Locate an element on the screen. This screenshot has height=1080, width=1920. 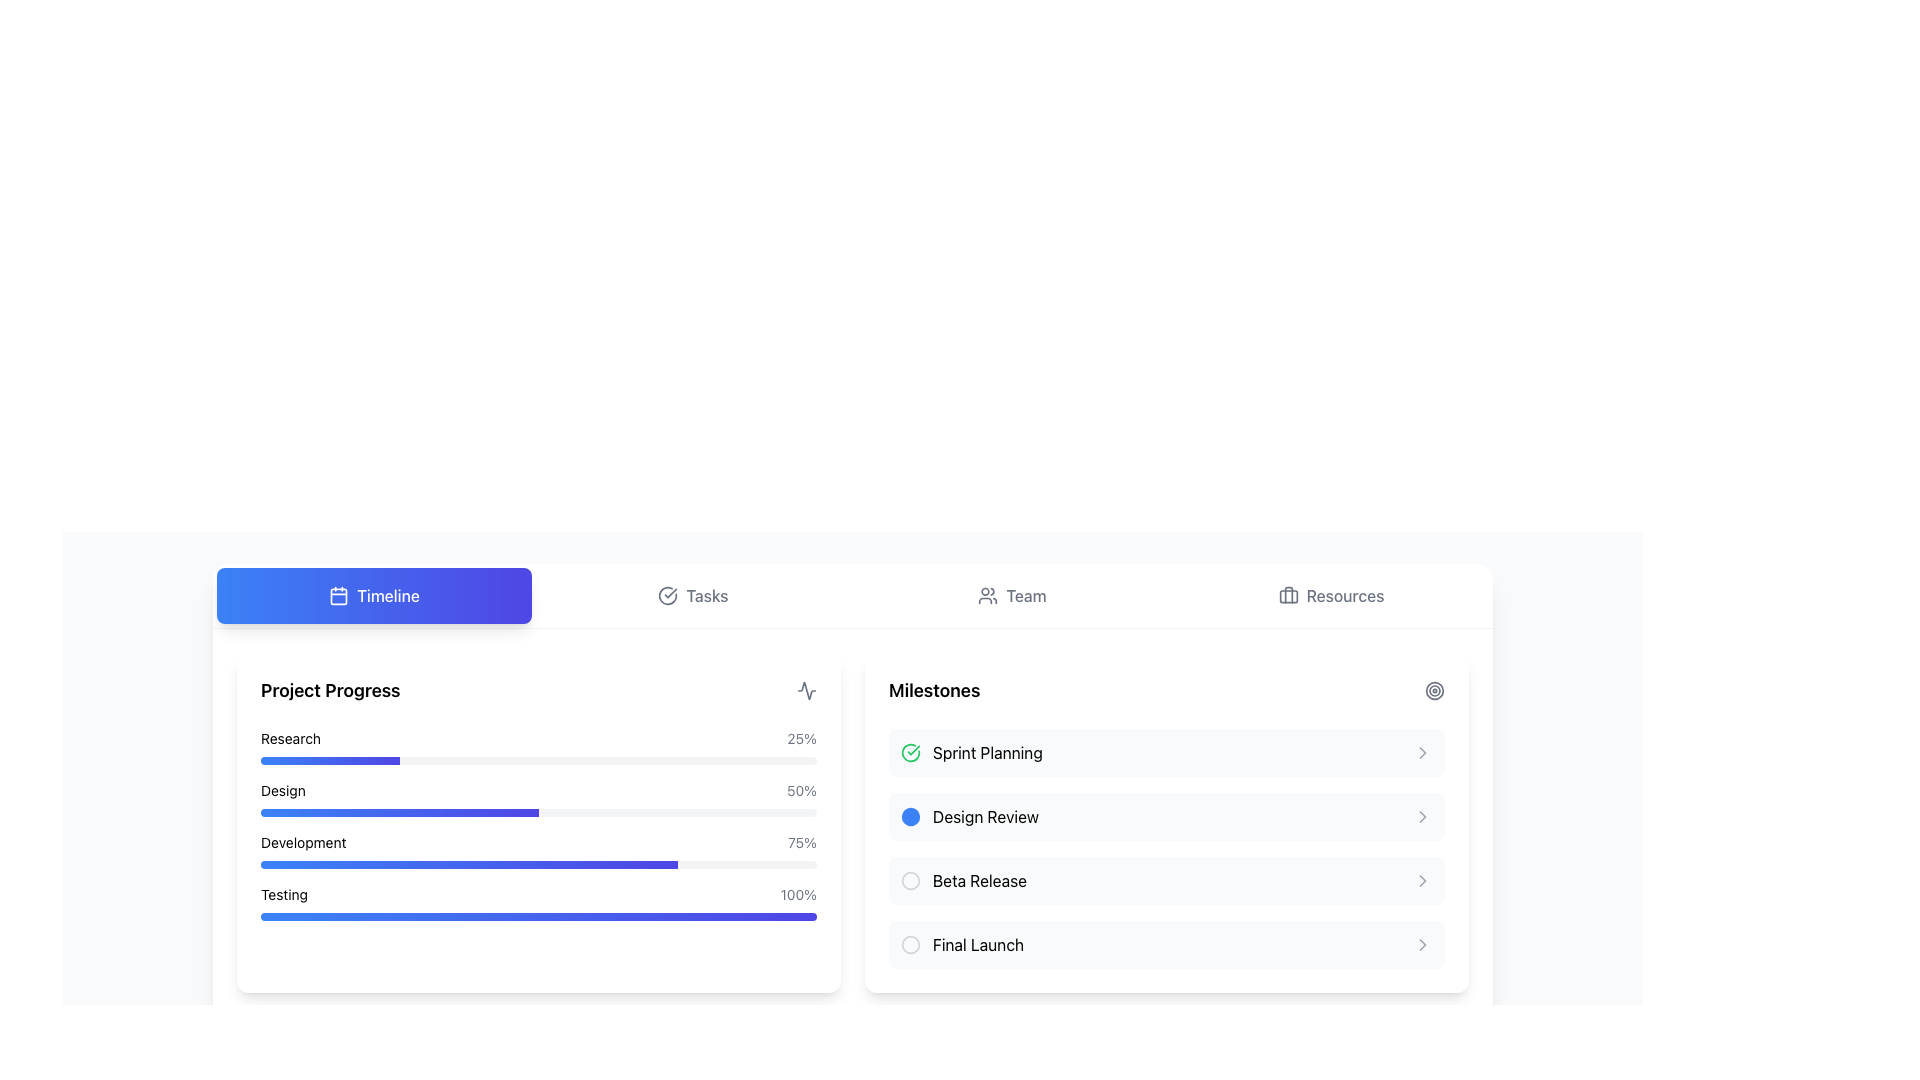
text content of the Text element displaying 'Timeline', which is centered in a header bar with a blue-to-indigo gradient background is located at coordinates (388, 595).